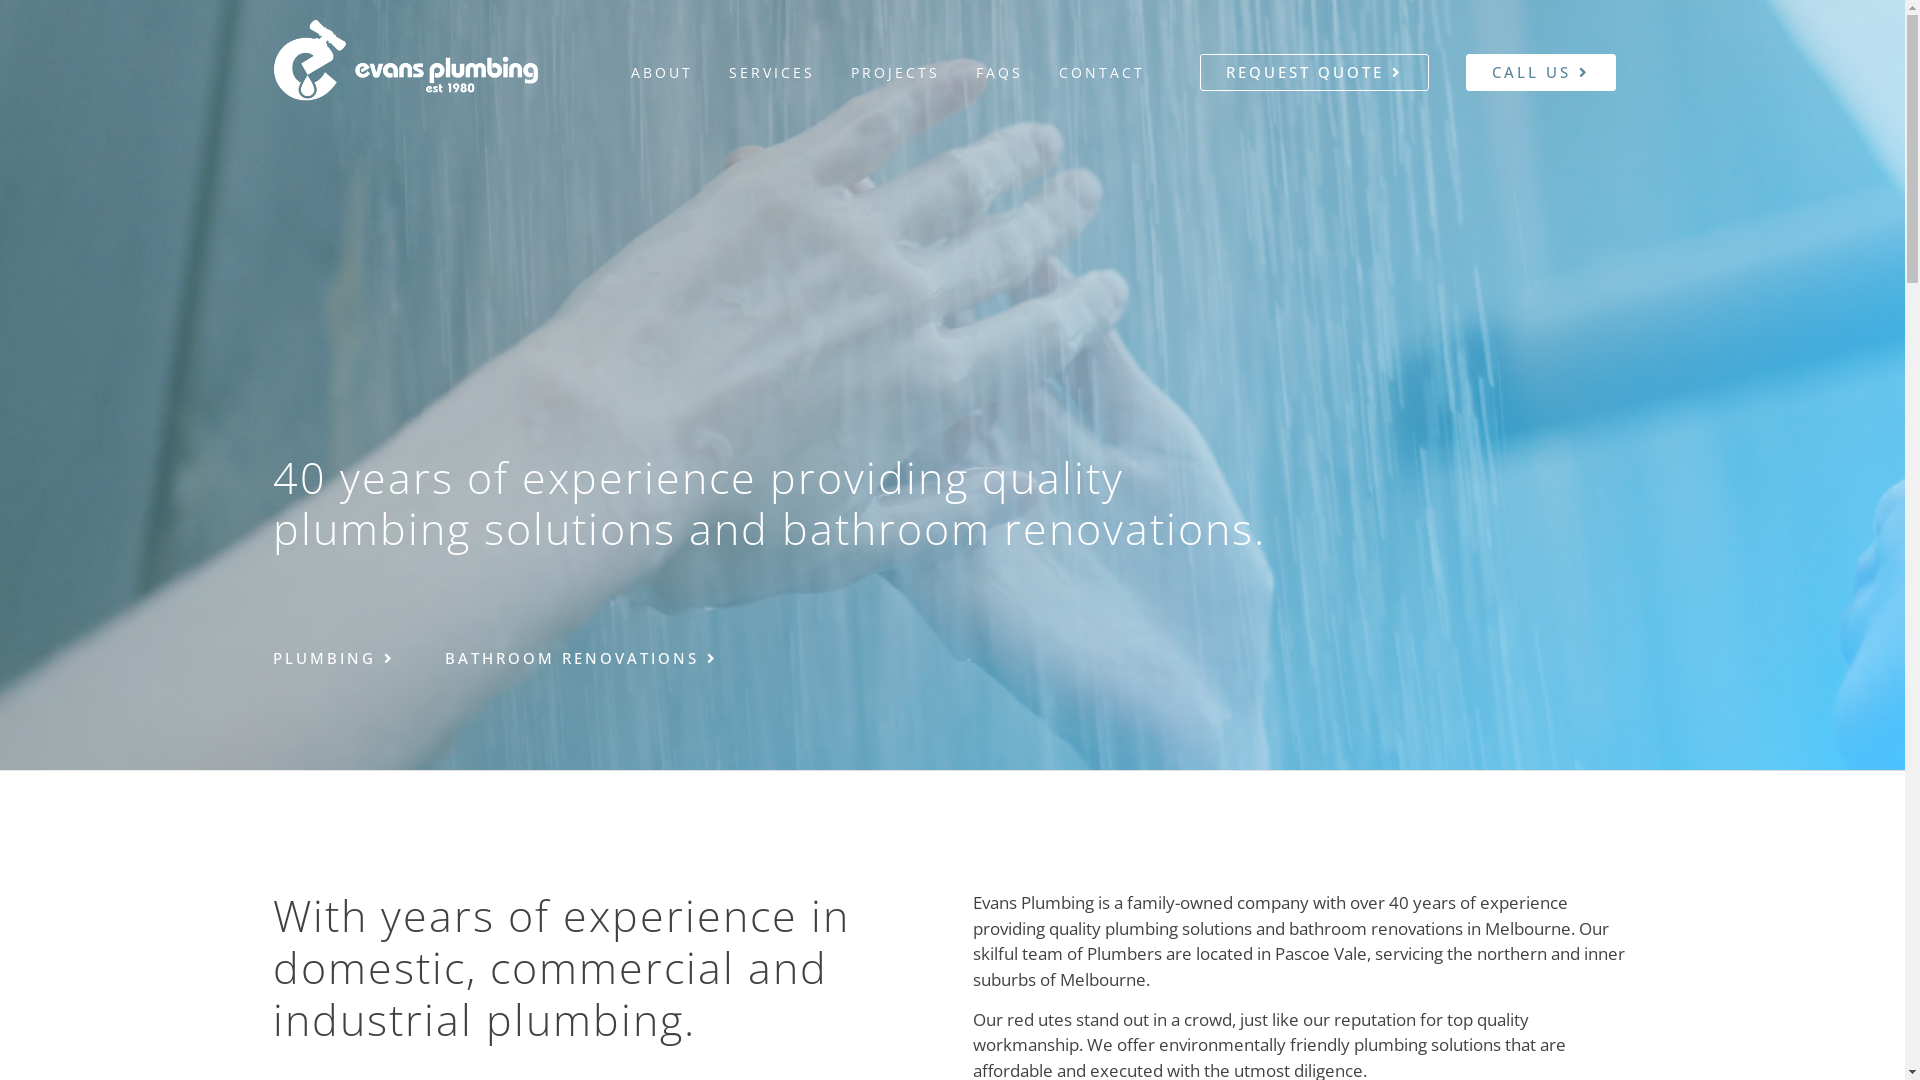  What do you see at coordinates (1101, 71) in the screenshot?
I see `'CONTACT'` at bounding box center [1101, 71].